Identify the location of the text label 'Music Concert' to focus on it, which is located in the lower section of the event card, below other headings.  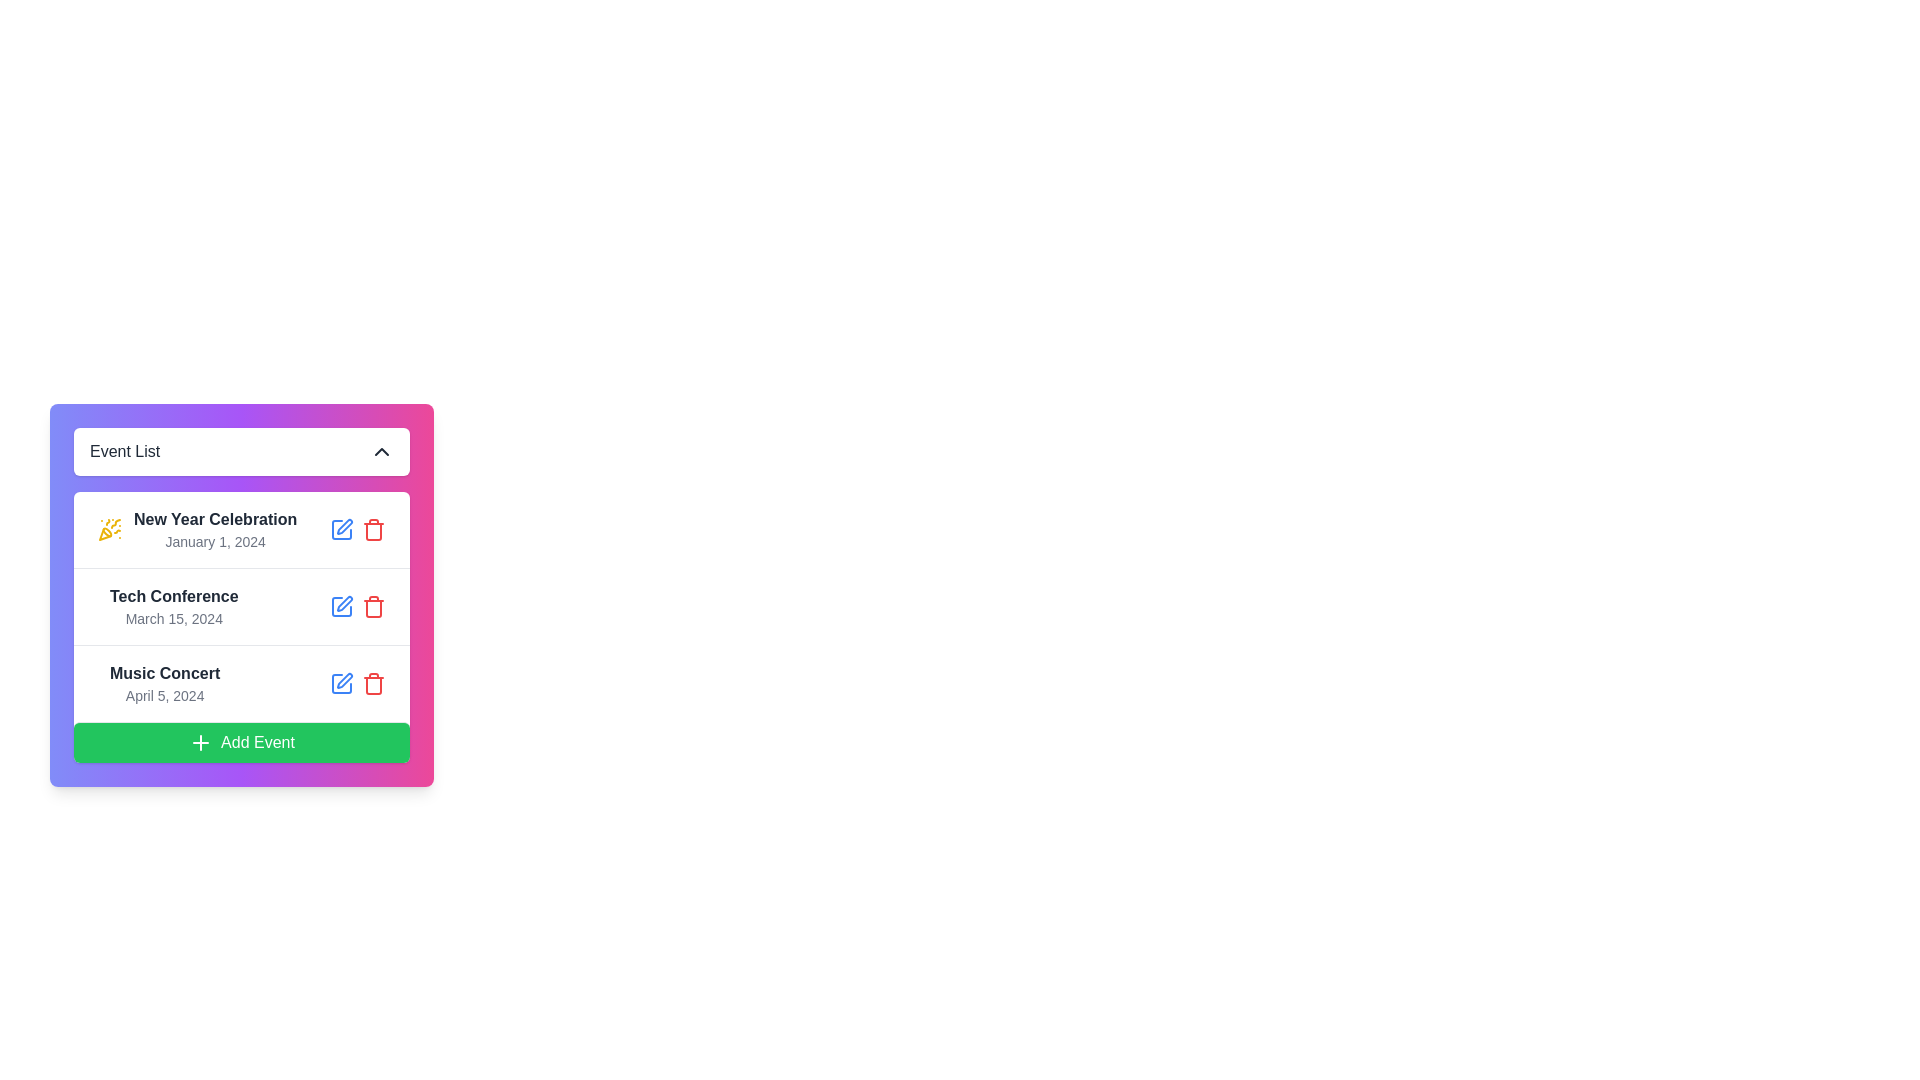
(165, 674).